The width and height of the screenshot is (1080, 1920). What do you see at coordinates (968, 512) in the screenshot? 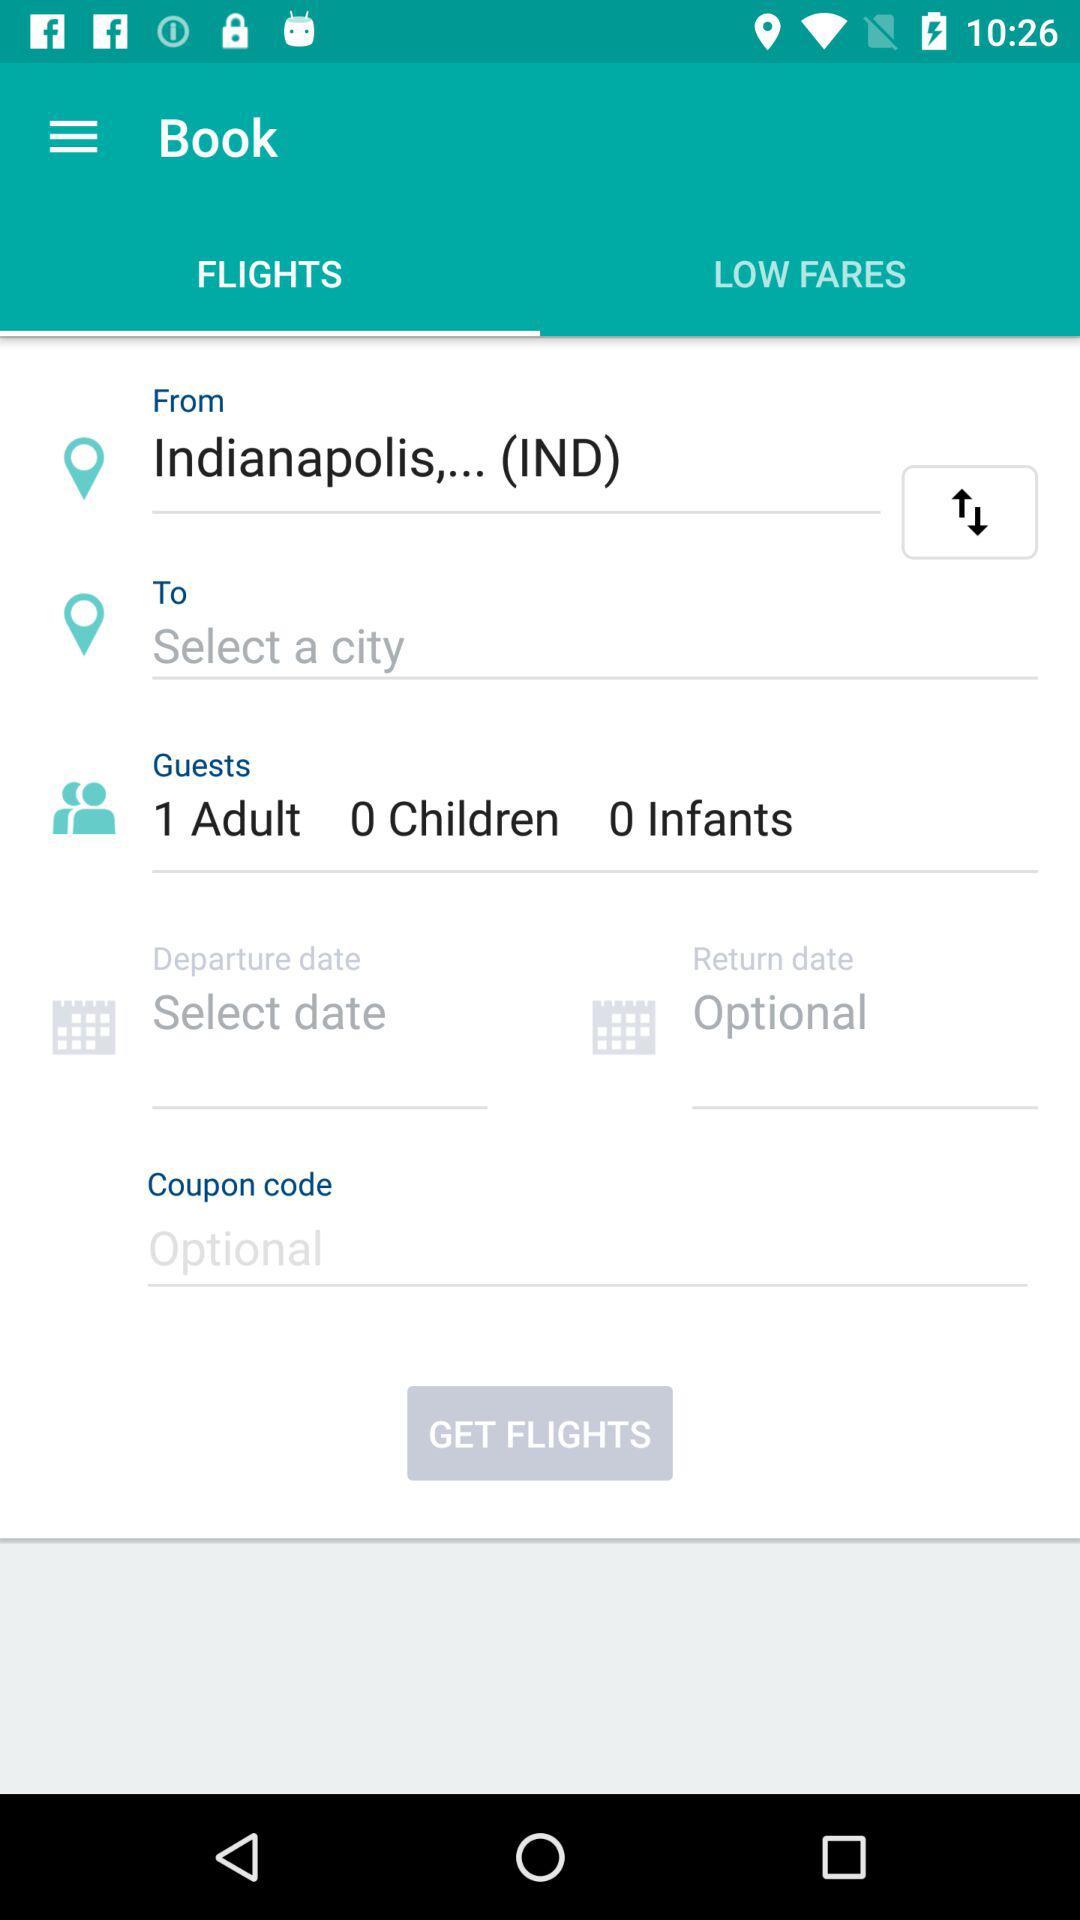
I see `the item next to indianapolis,... (ind) item` at bounding box center [968, 512].